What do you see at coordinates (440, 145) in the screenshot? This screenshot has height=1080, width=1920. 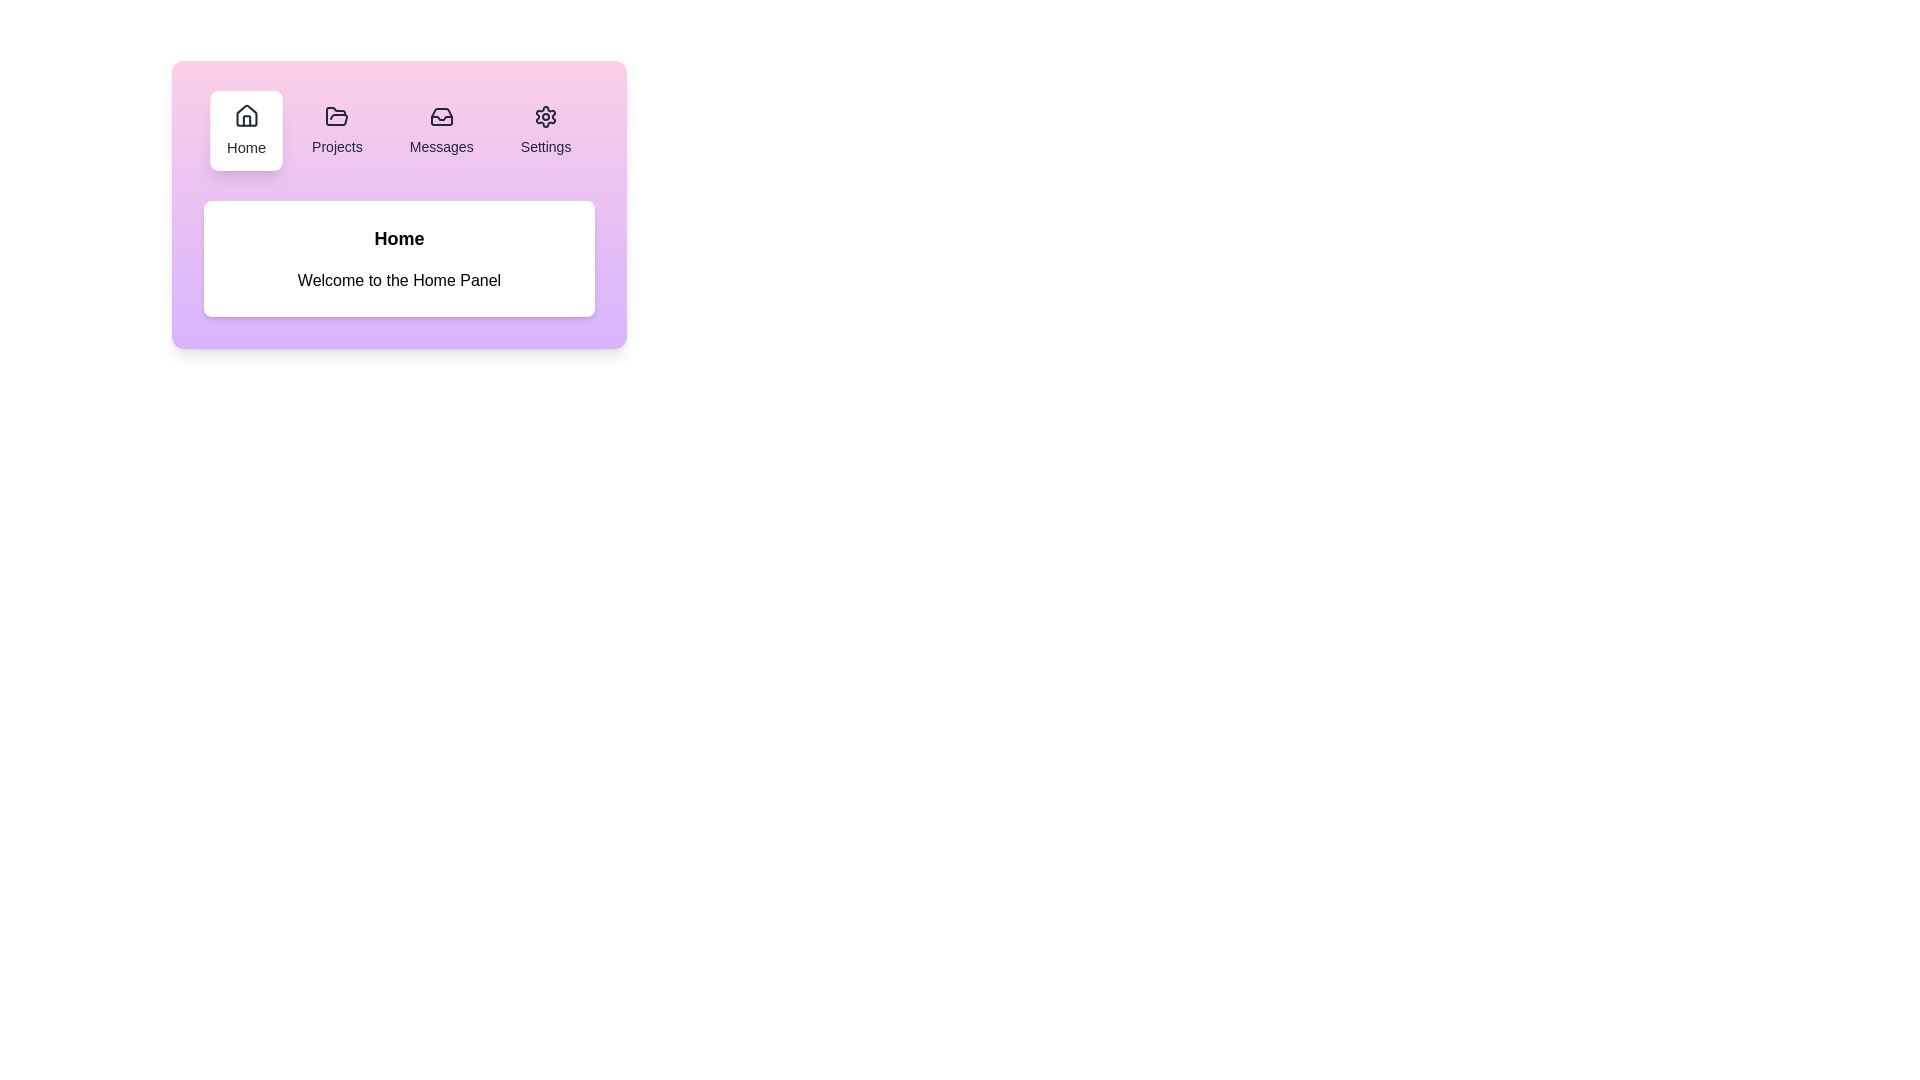 I see `the Text label indicating the Messages navigation option located in the top menu bar, positioned between 'Projects' and 'Settings'` at bounding box center [440, 145].